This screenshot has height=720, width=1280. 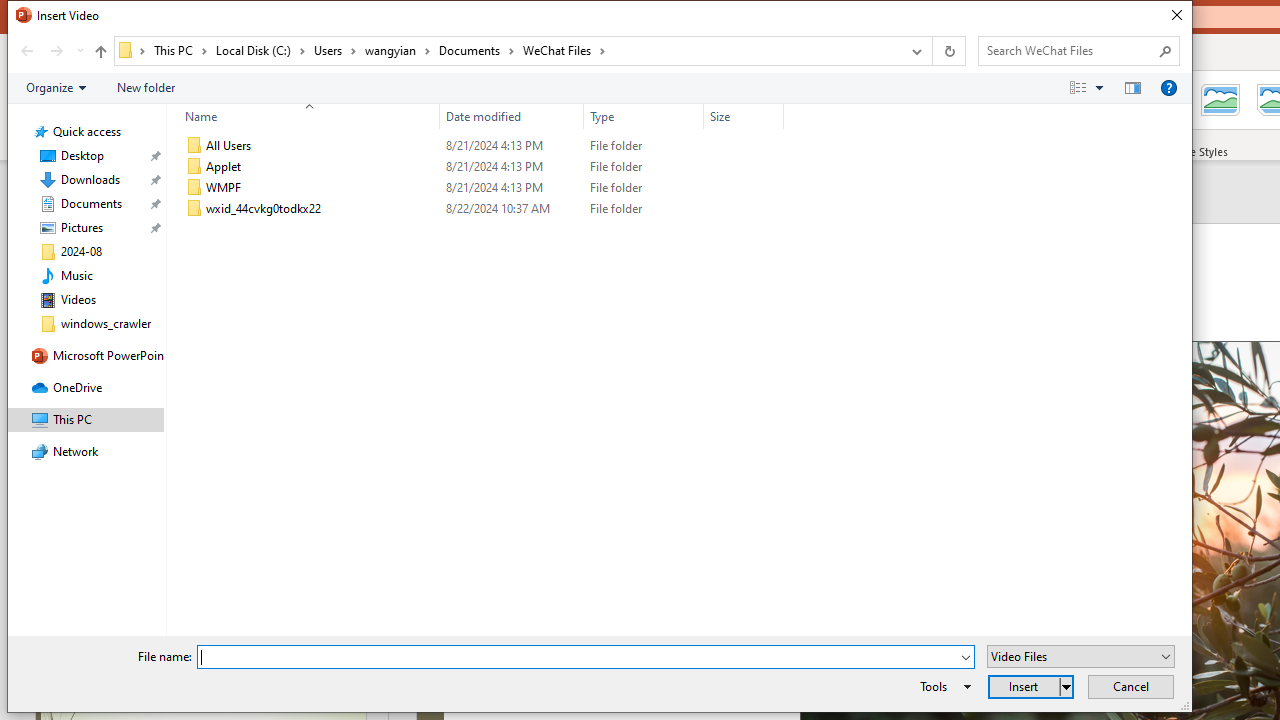 What do you see at coordinates (181, 49) in the screenshot?
I see `'This PC'` at bounding box center [181, 49].